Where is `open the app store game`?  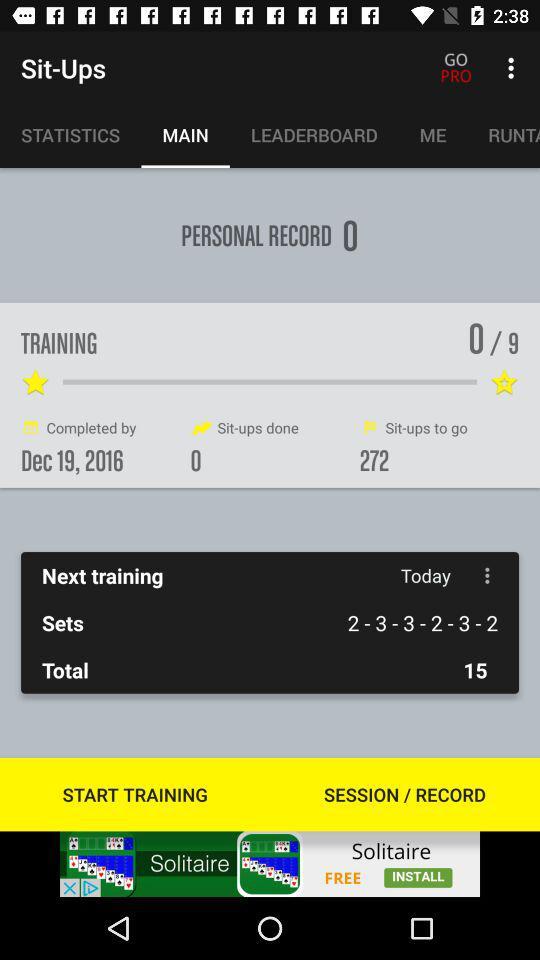
open the app store game is located at coordinates (270, 863).